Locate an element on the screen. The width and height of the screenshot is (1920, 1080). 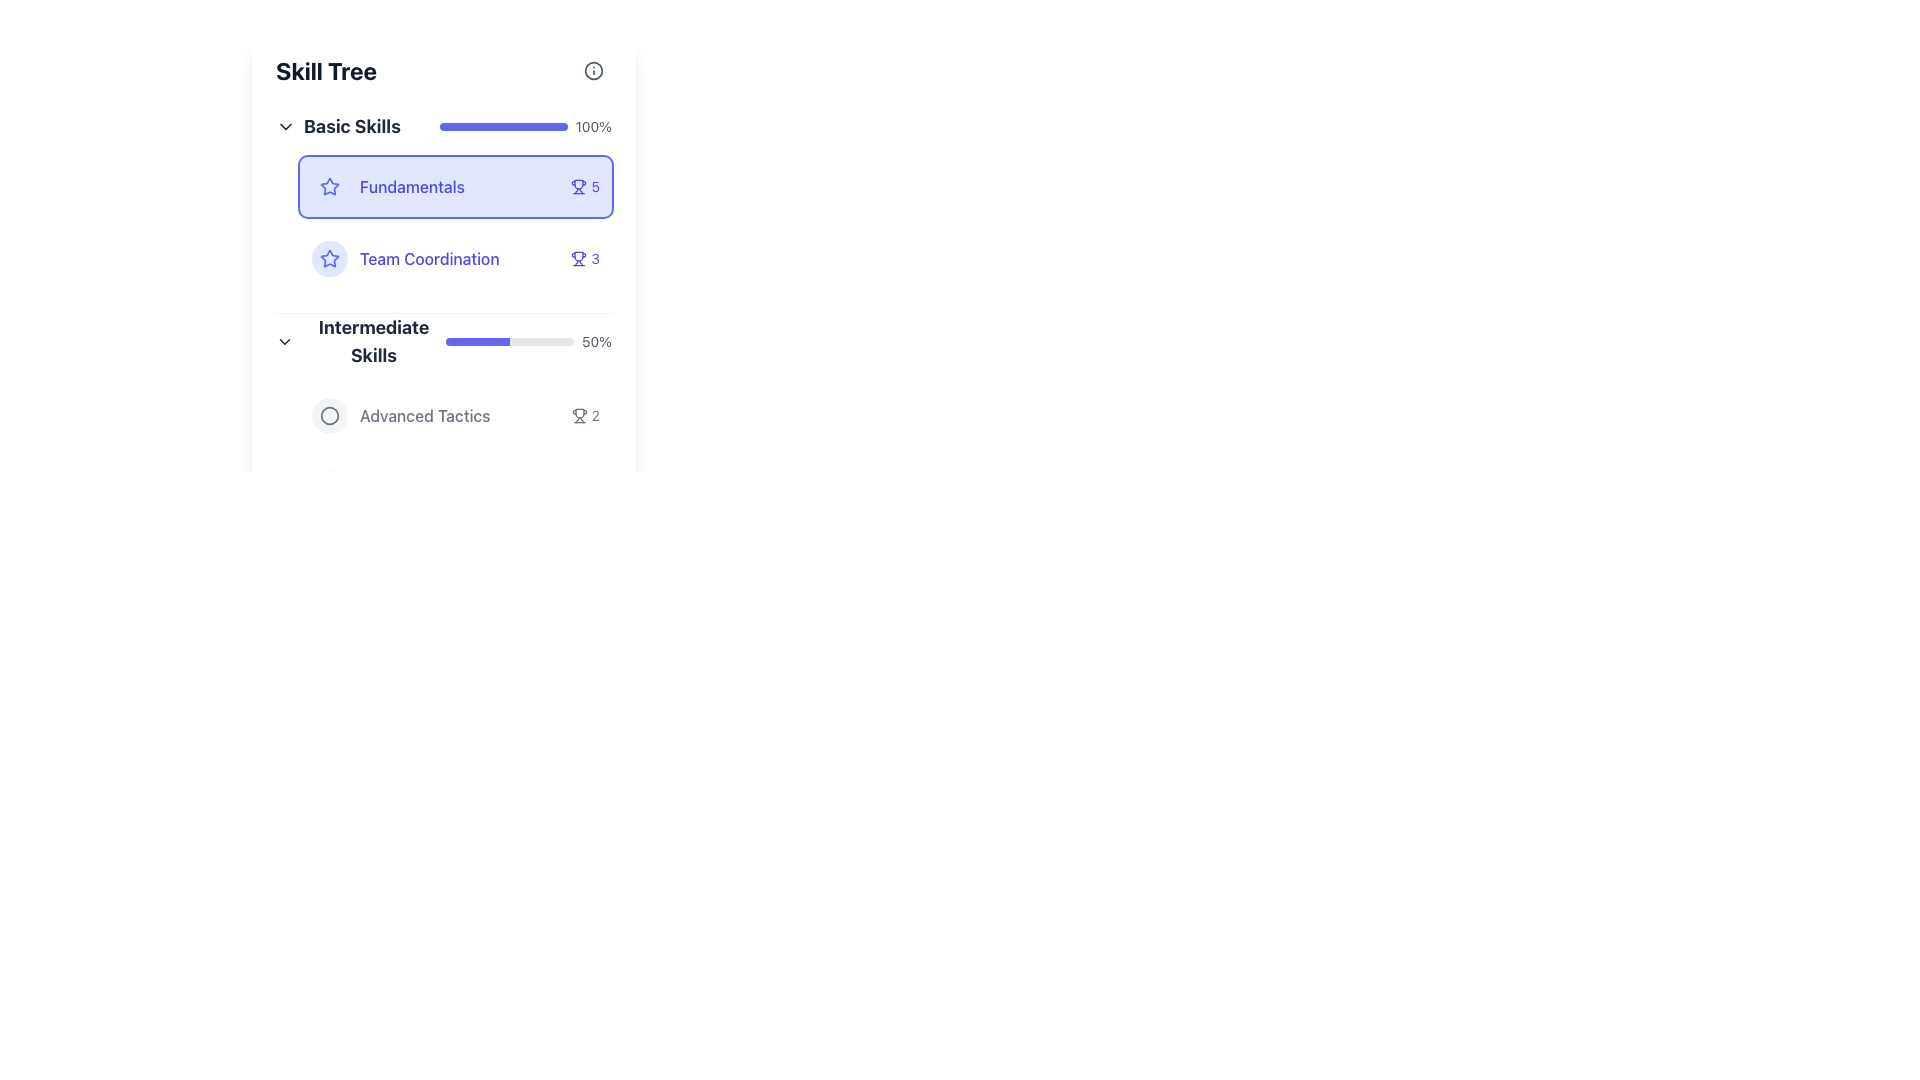
the right-pointing chevron icon located immediately to the left of the 'Basic Skills' text in the 'Skill Tree' UI section is located at coordinates (285, 127).